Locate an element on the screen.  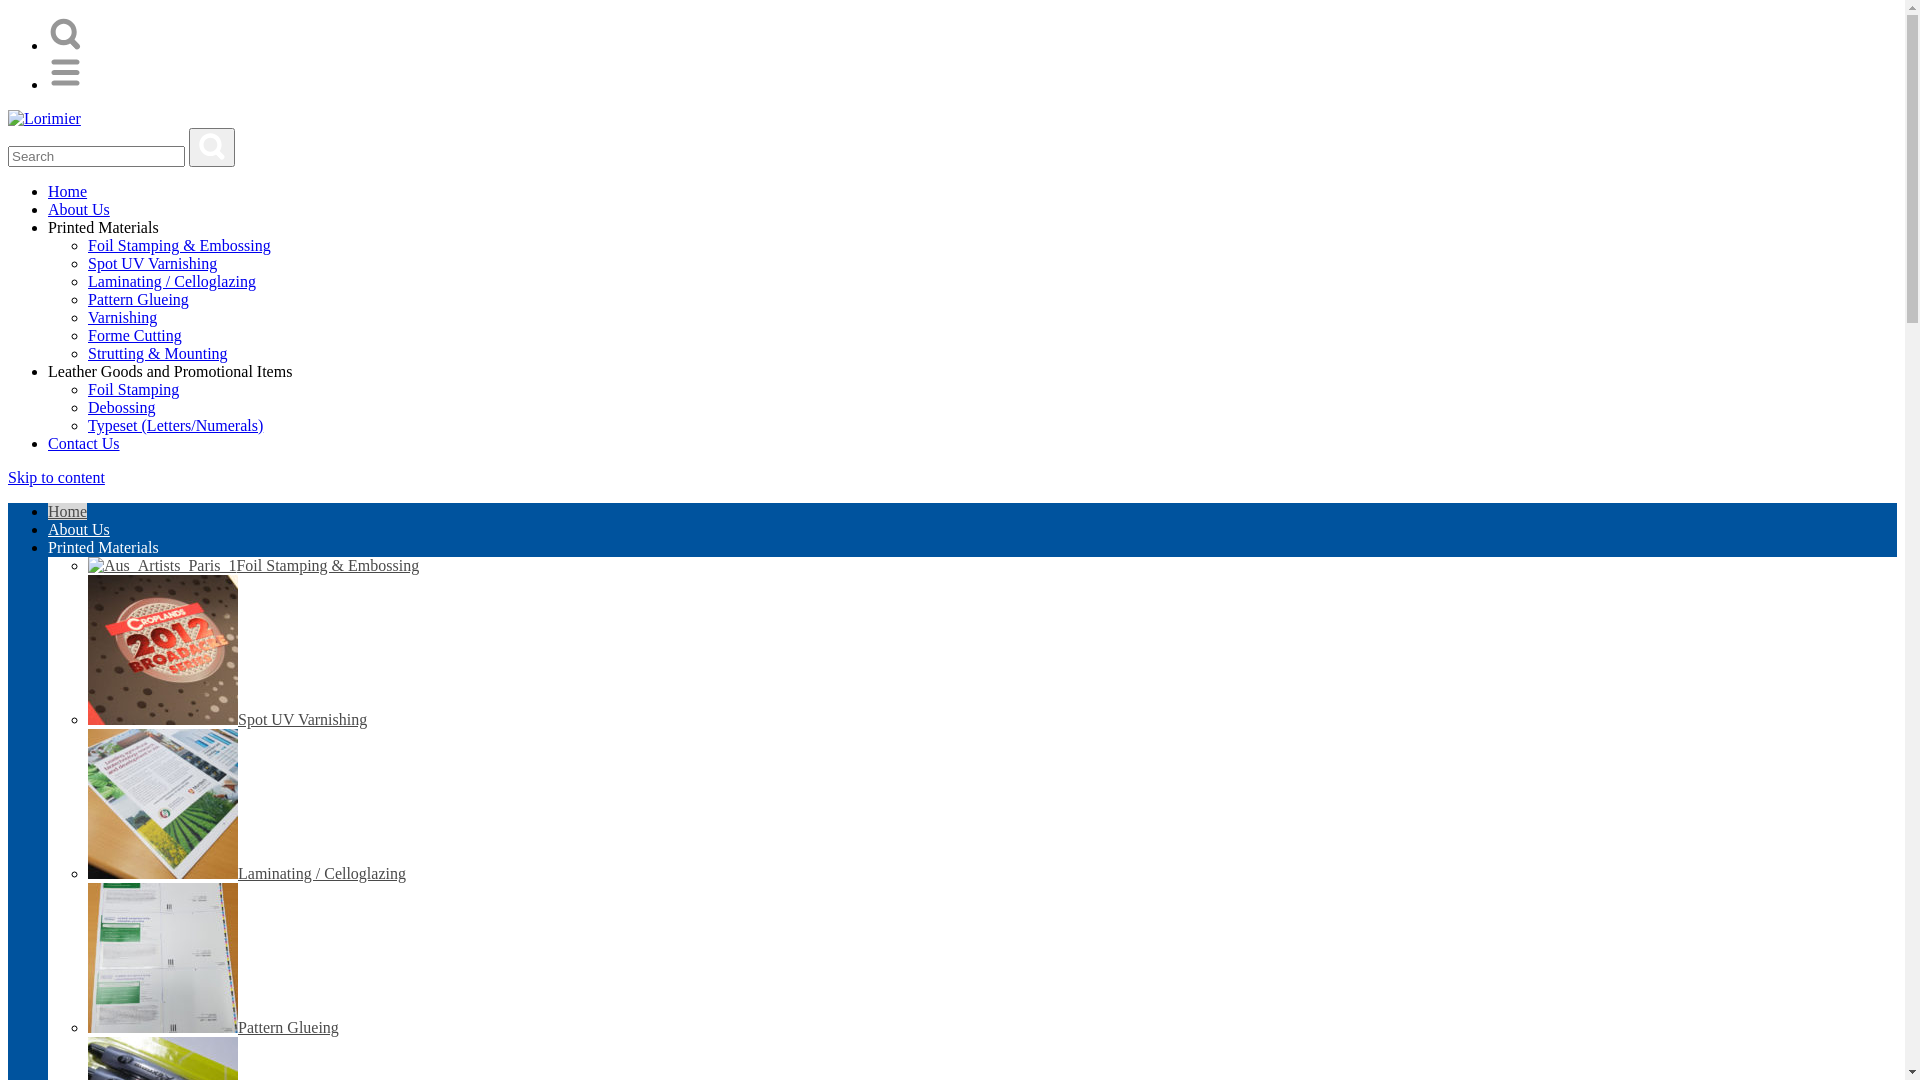
'Leather Goods and Promotional Items' is located at coordinates (48, 371).